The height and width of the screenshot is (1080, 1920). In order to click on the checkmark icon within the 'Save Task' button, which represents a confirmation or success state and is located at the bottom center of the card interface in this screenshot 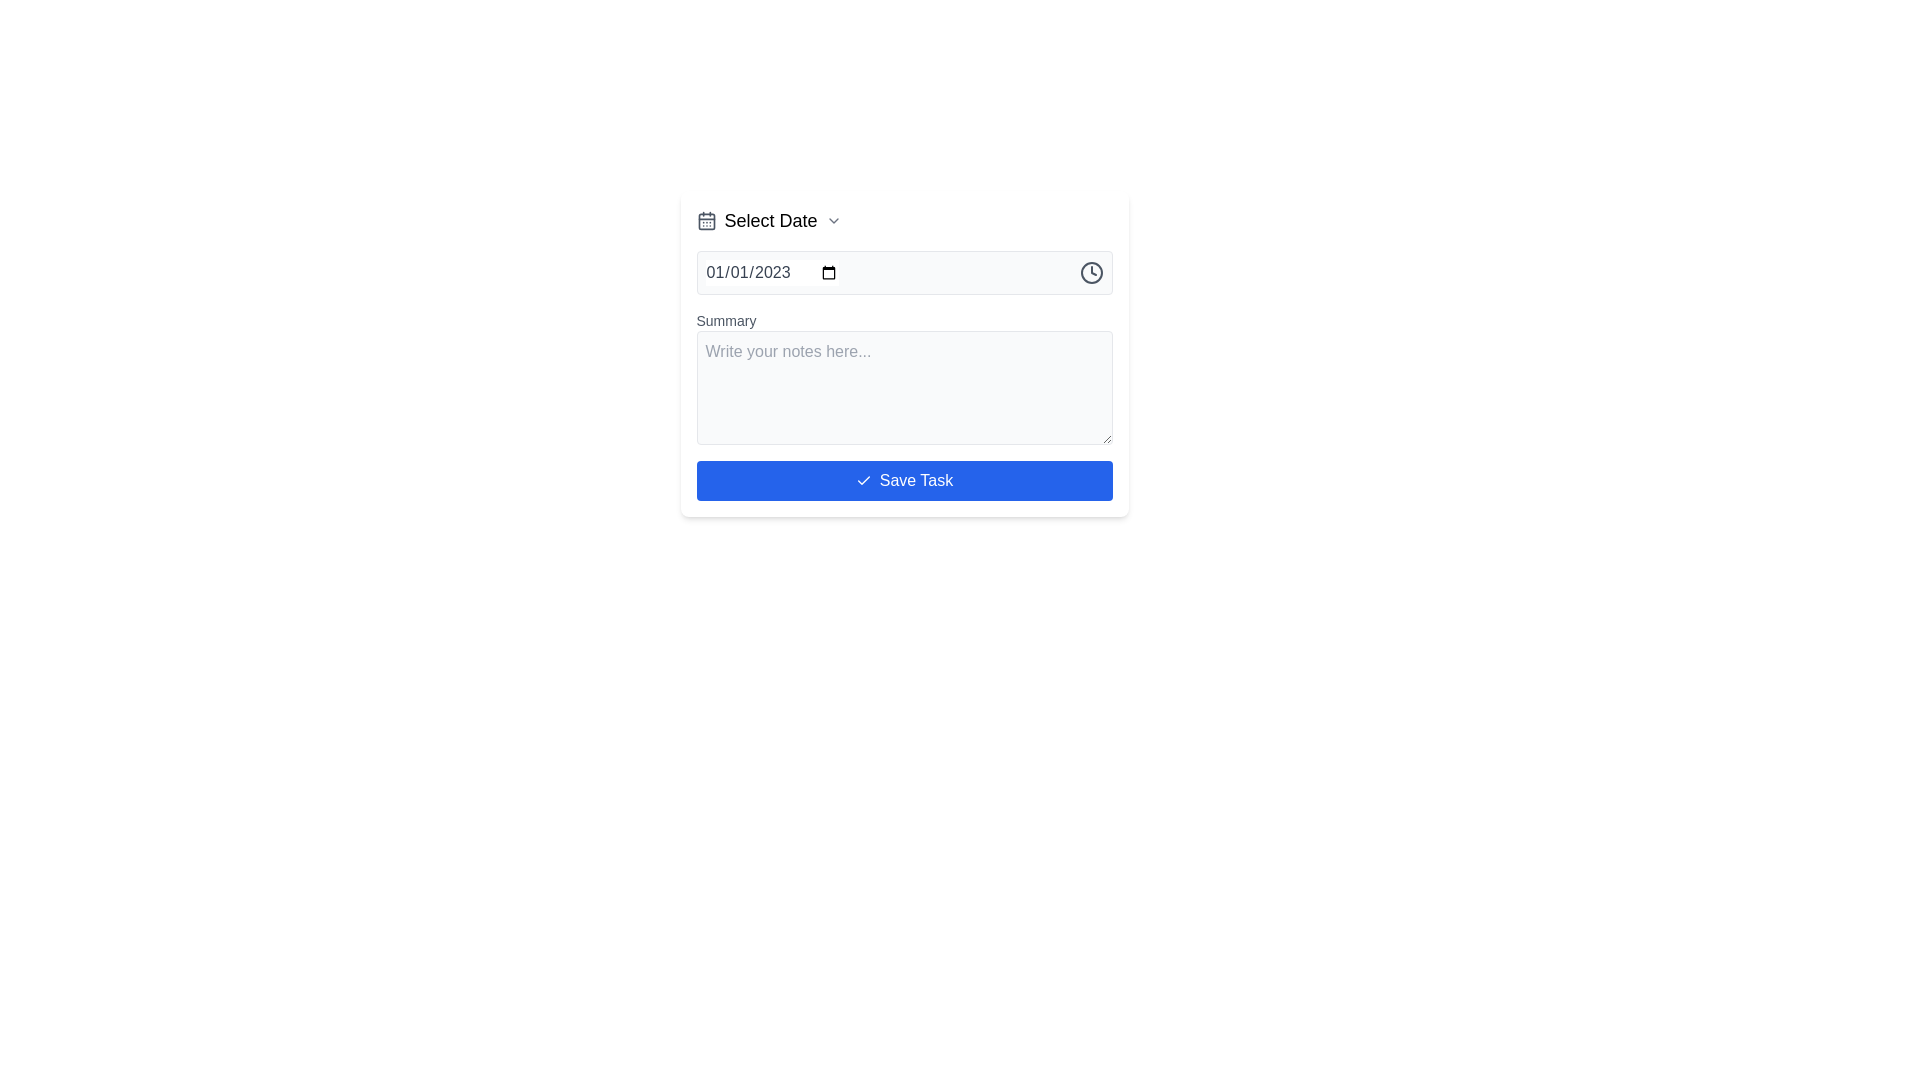, I will do `click(863, 481)`.